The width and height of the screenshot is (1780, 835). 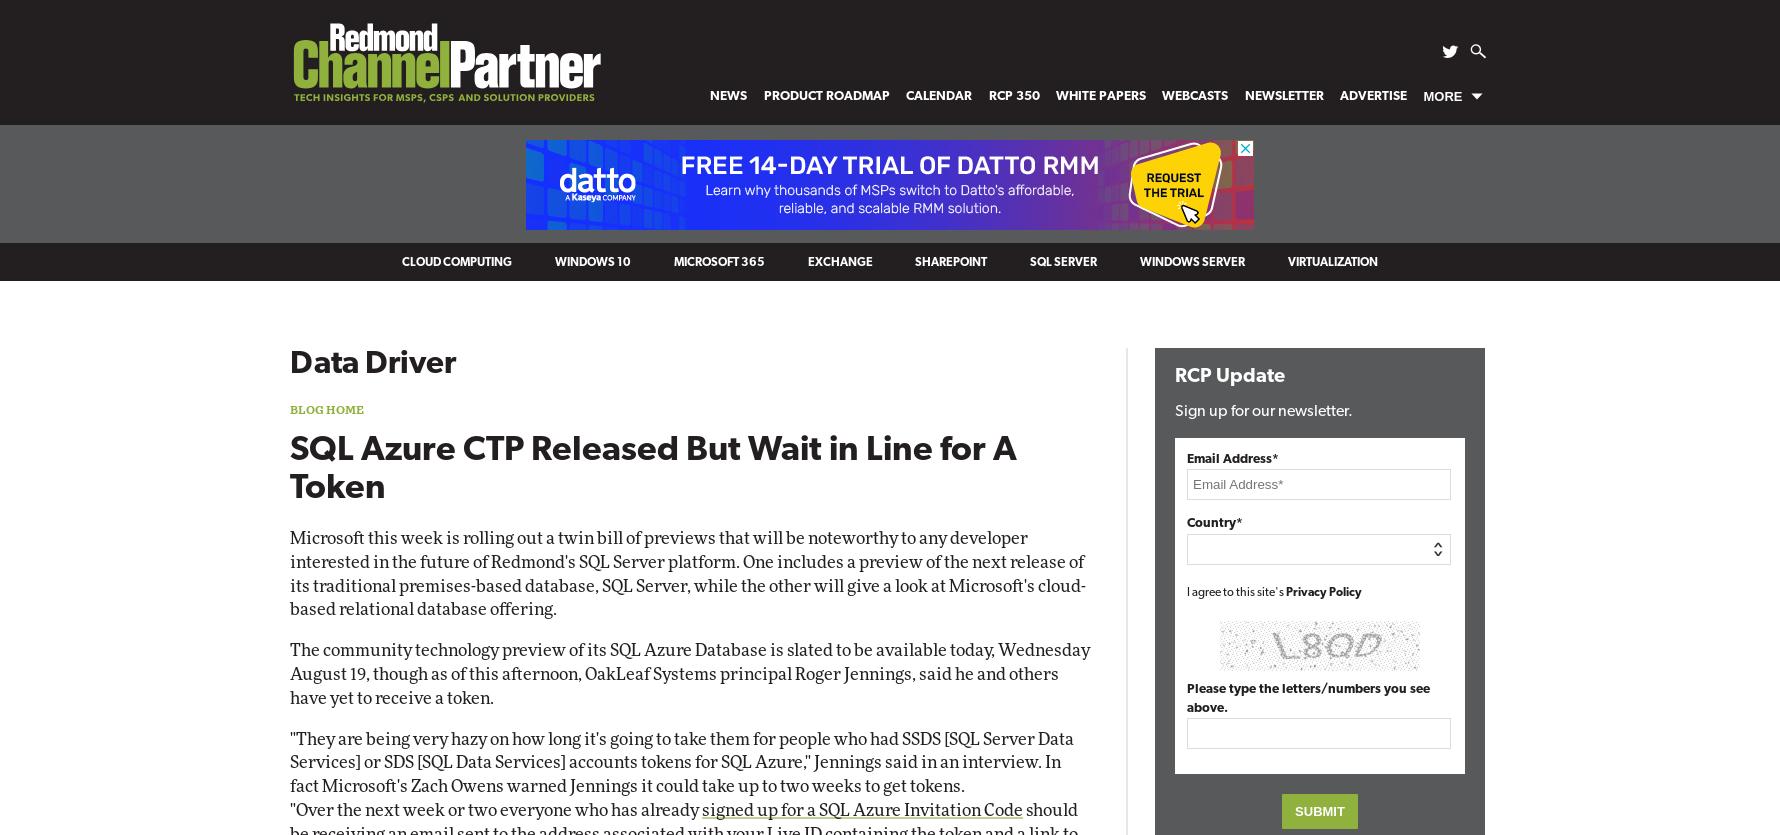 What do you see at coordinates (688, 674) in the screenshot?
I see `'The community technology preview of its SQL Azure Database is slated to be available today, Wednesday August 19, though as of this afternoon, OakLeaf Systems principal Roger Jennings, said he and others have yet to receive a token.'` at bounding box center [688, 674].